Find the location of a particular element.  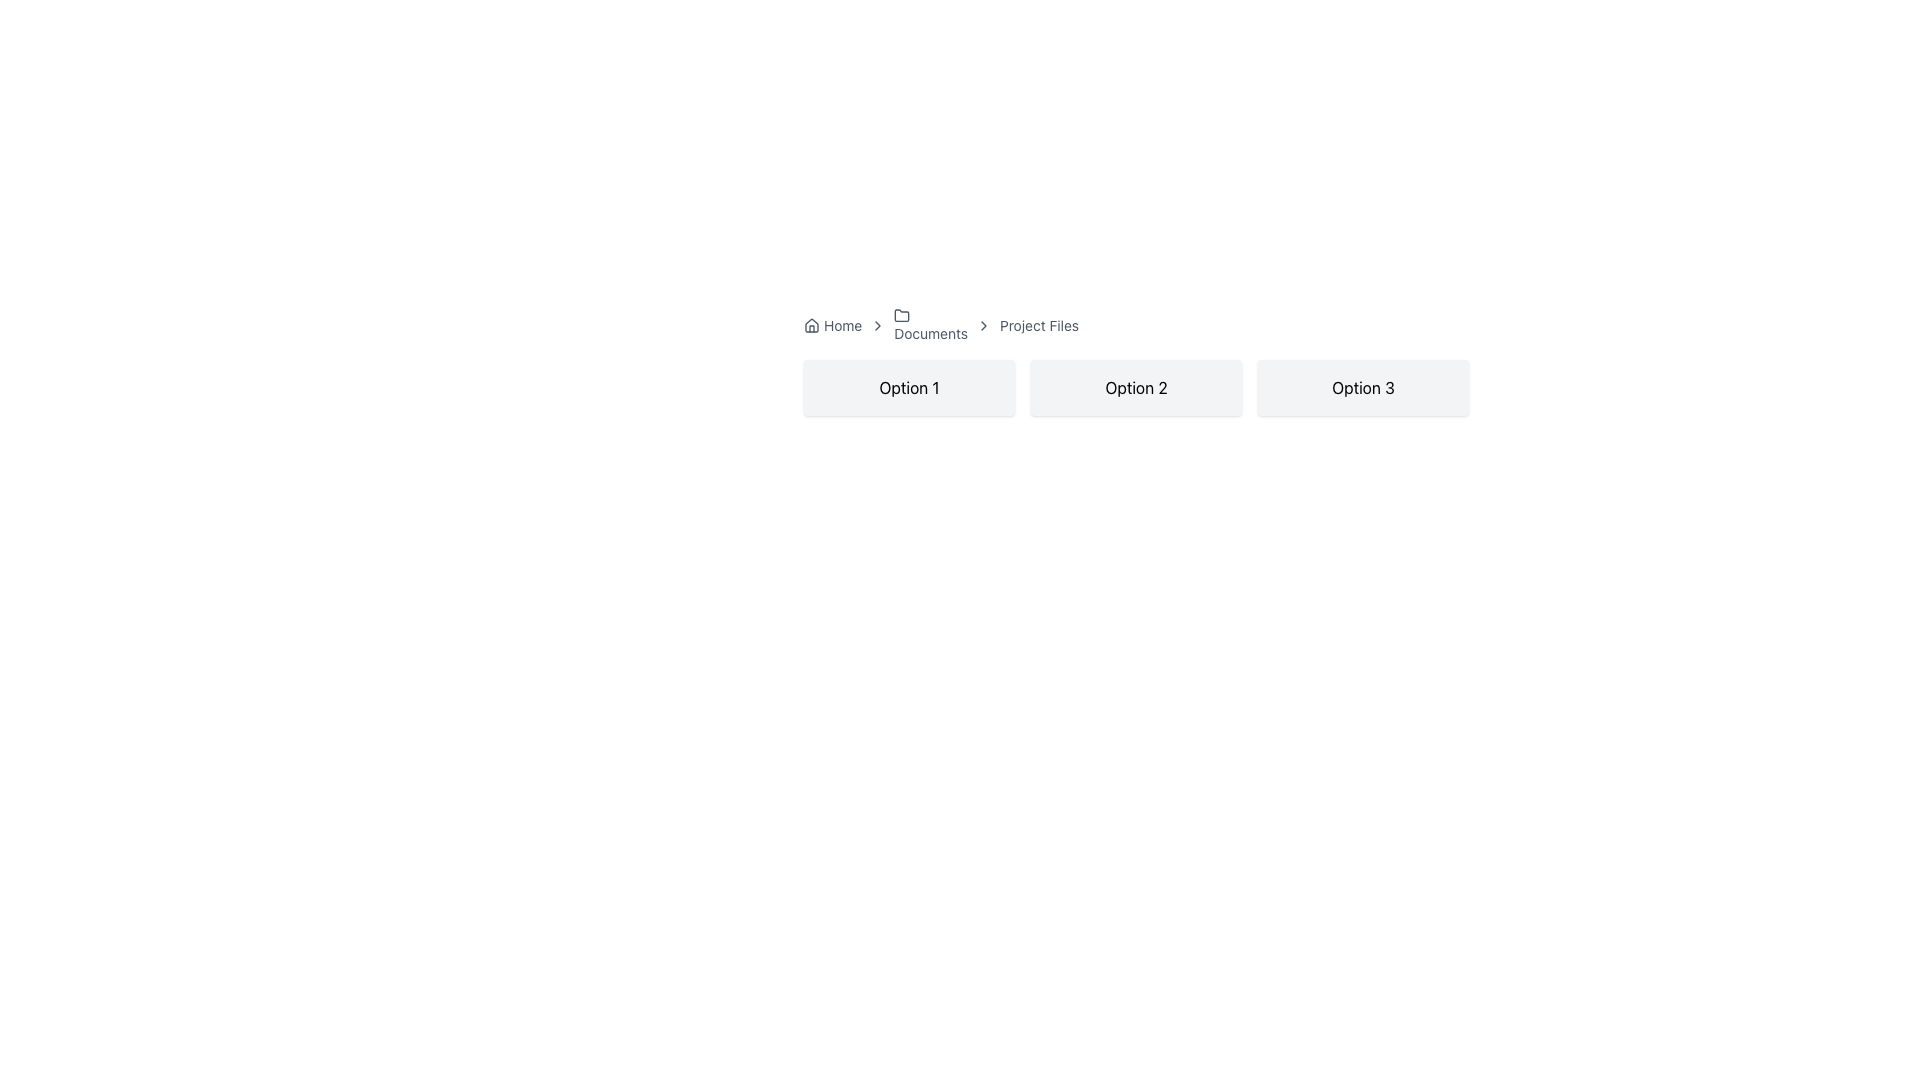

the button labeled 'Option 3', which is a rectangular component with a light gray background and rounded corners, located in the rightmost column of a grid layout is located at coordinates (1362, 388).